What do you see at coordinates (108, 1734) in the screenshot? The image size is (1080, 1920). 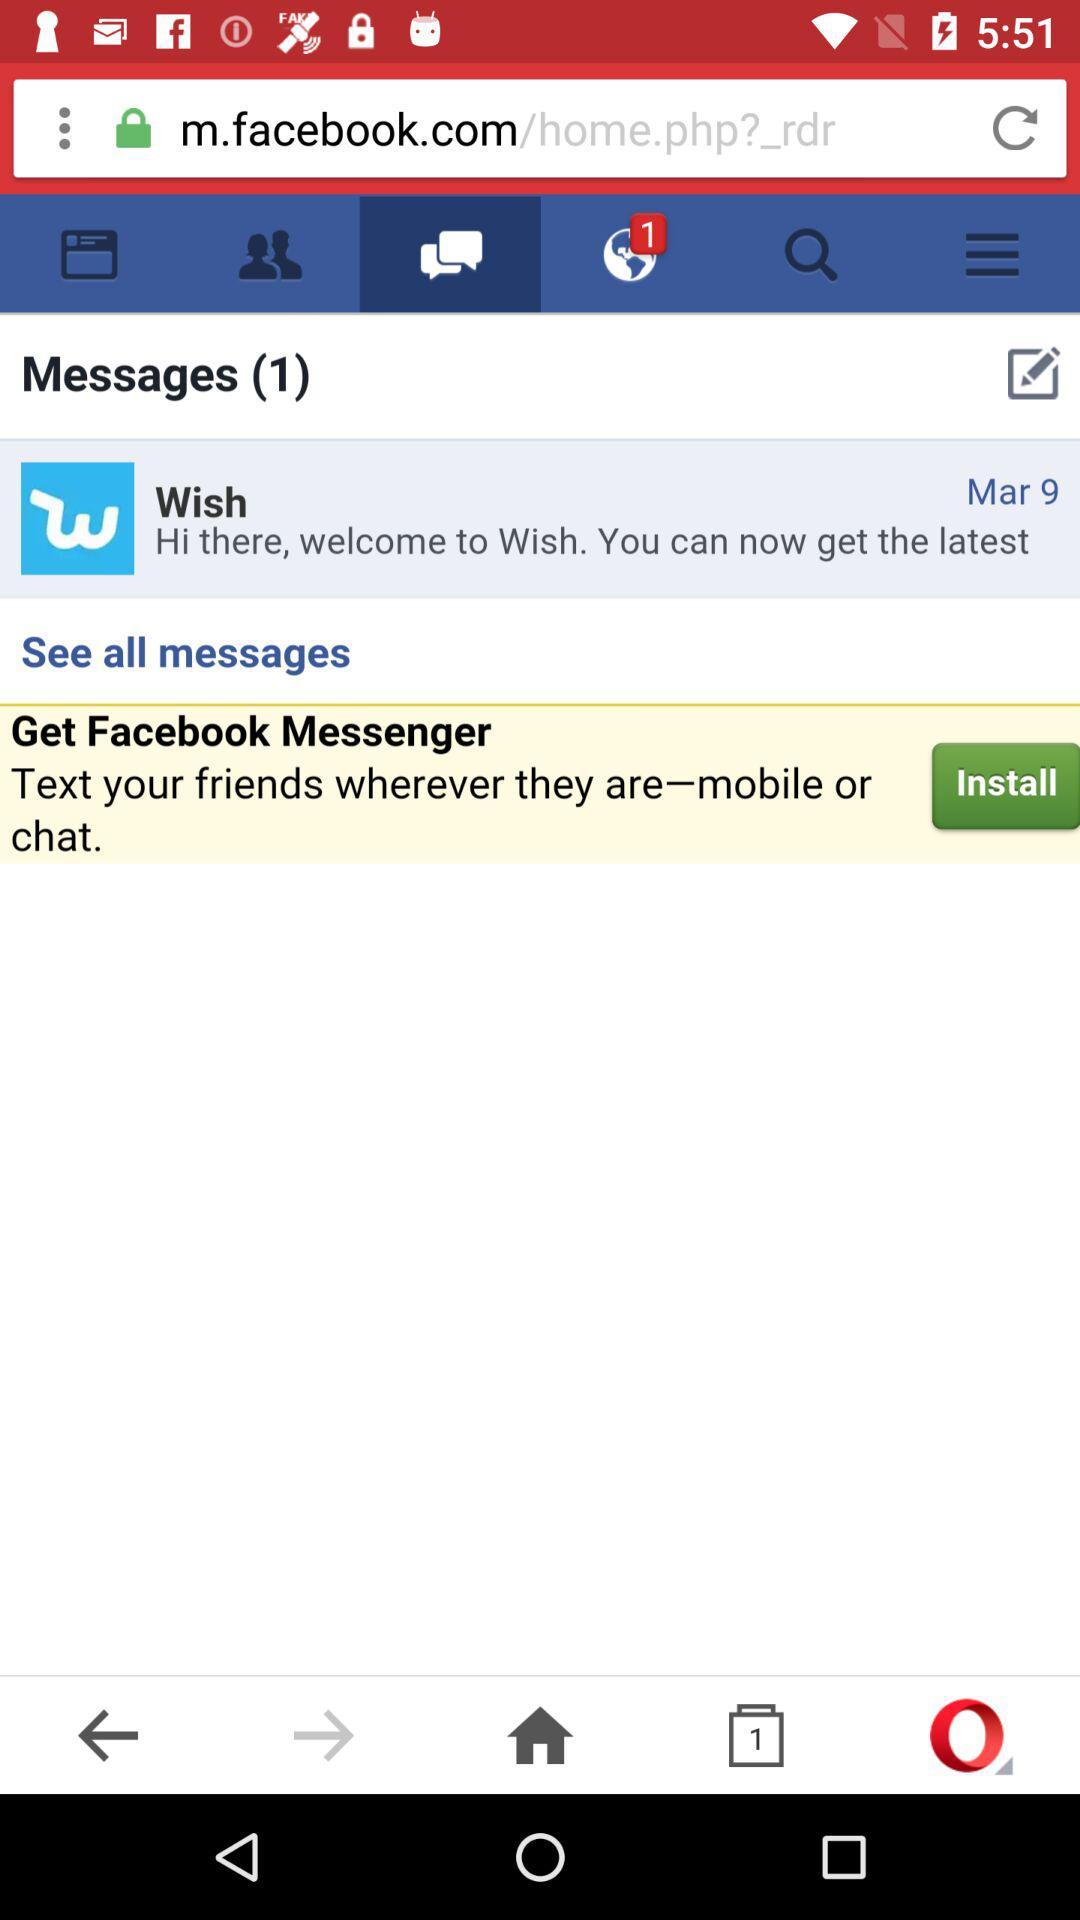 I see `the arrow_backward icon` at bounding box center [108, 1734].